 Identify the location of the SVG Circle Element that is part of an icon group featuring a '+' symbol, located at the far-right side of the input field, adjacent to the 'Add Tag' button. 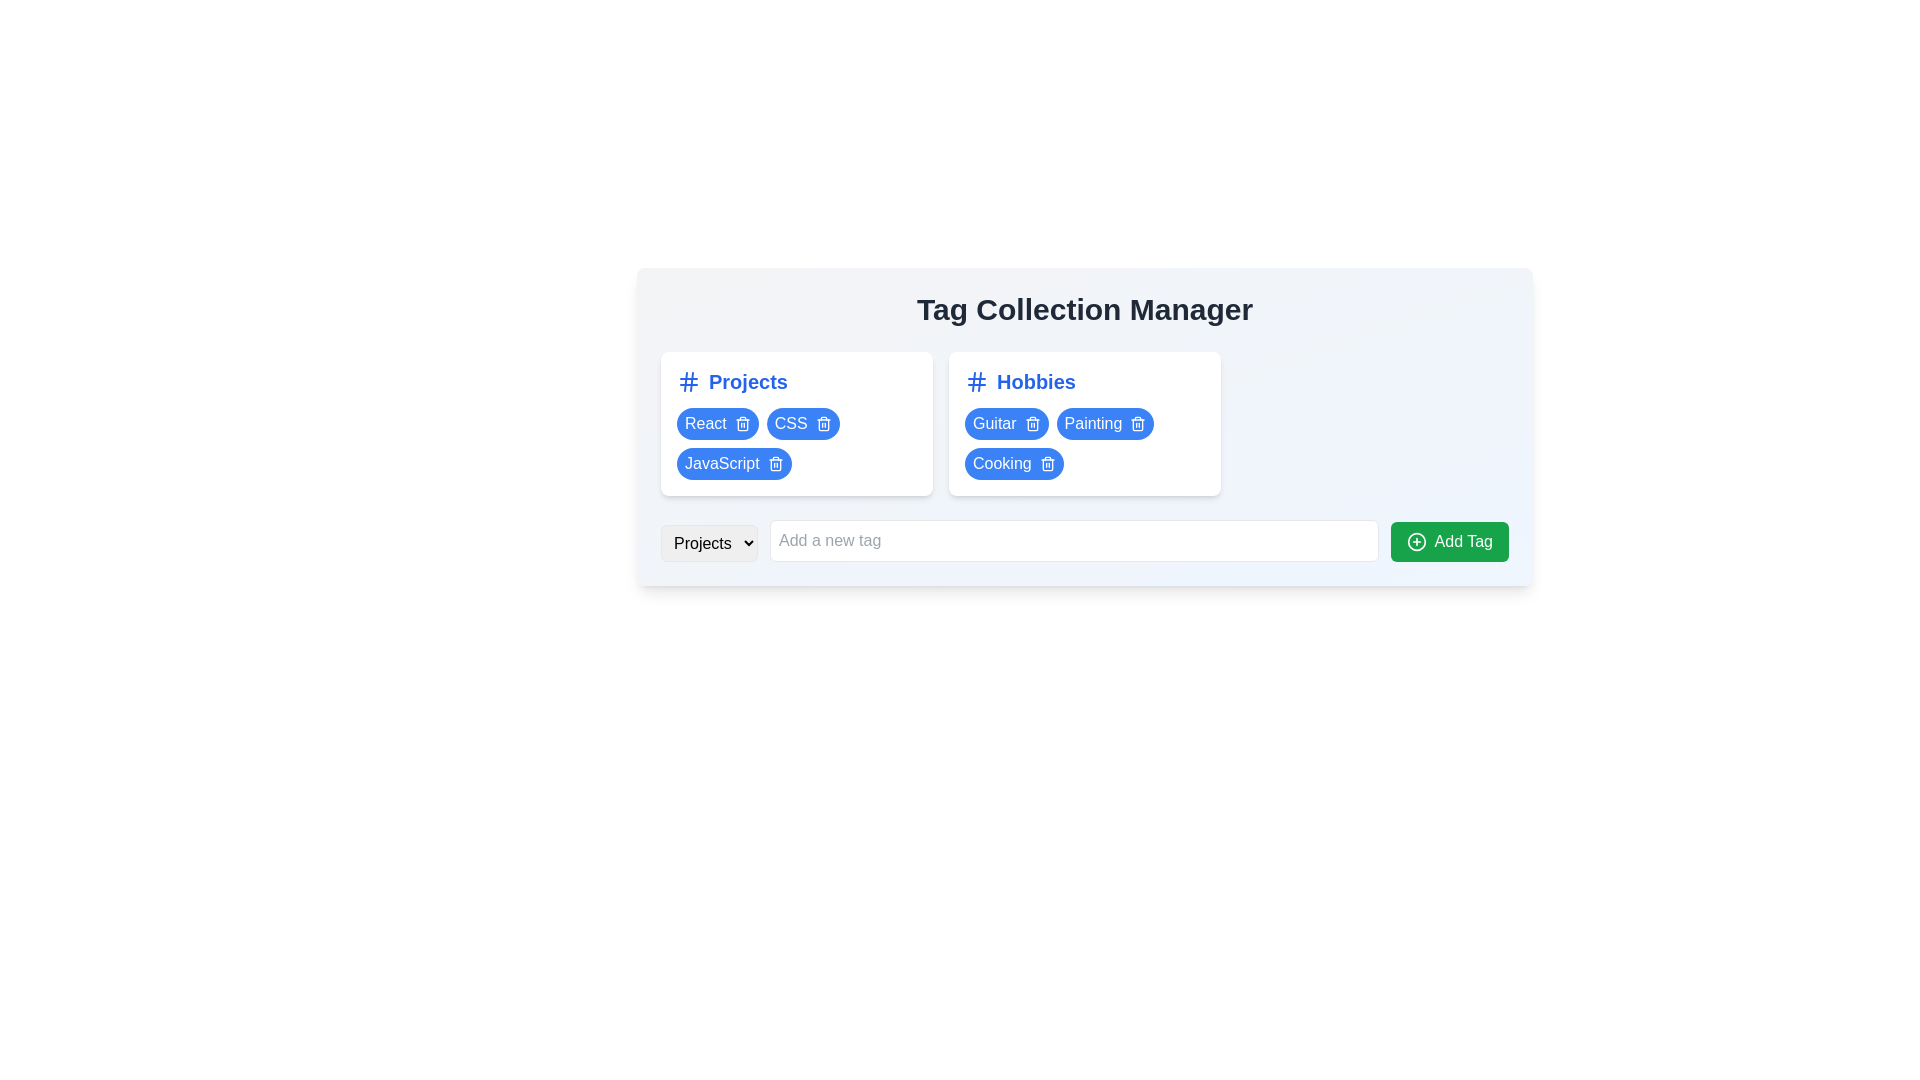
(1415, 542).